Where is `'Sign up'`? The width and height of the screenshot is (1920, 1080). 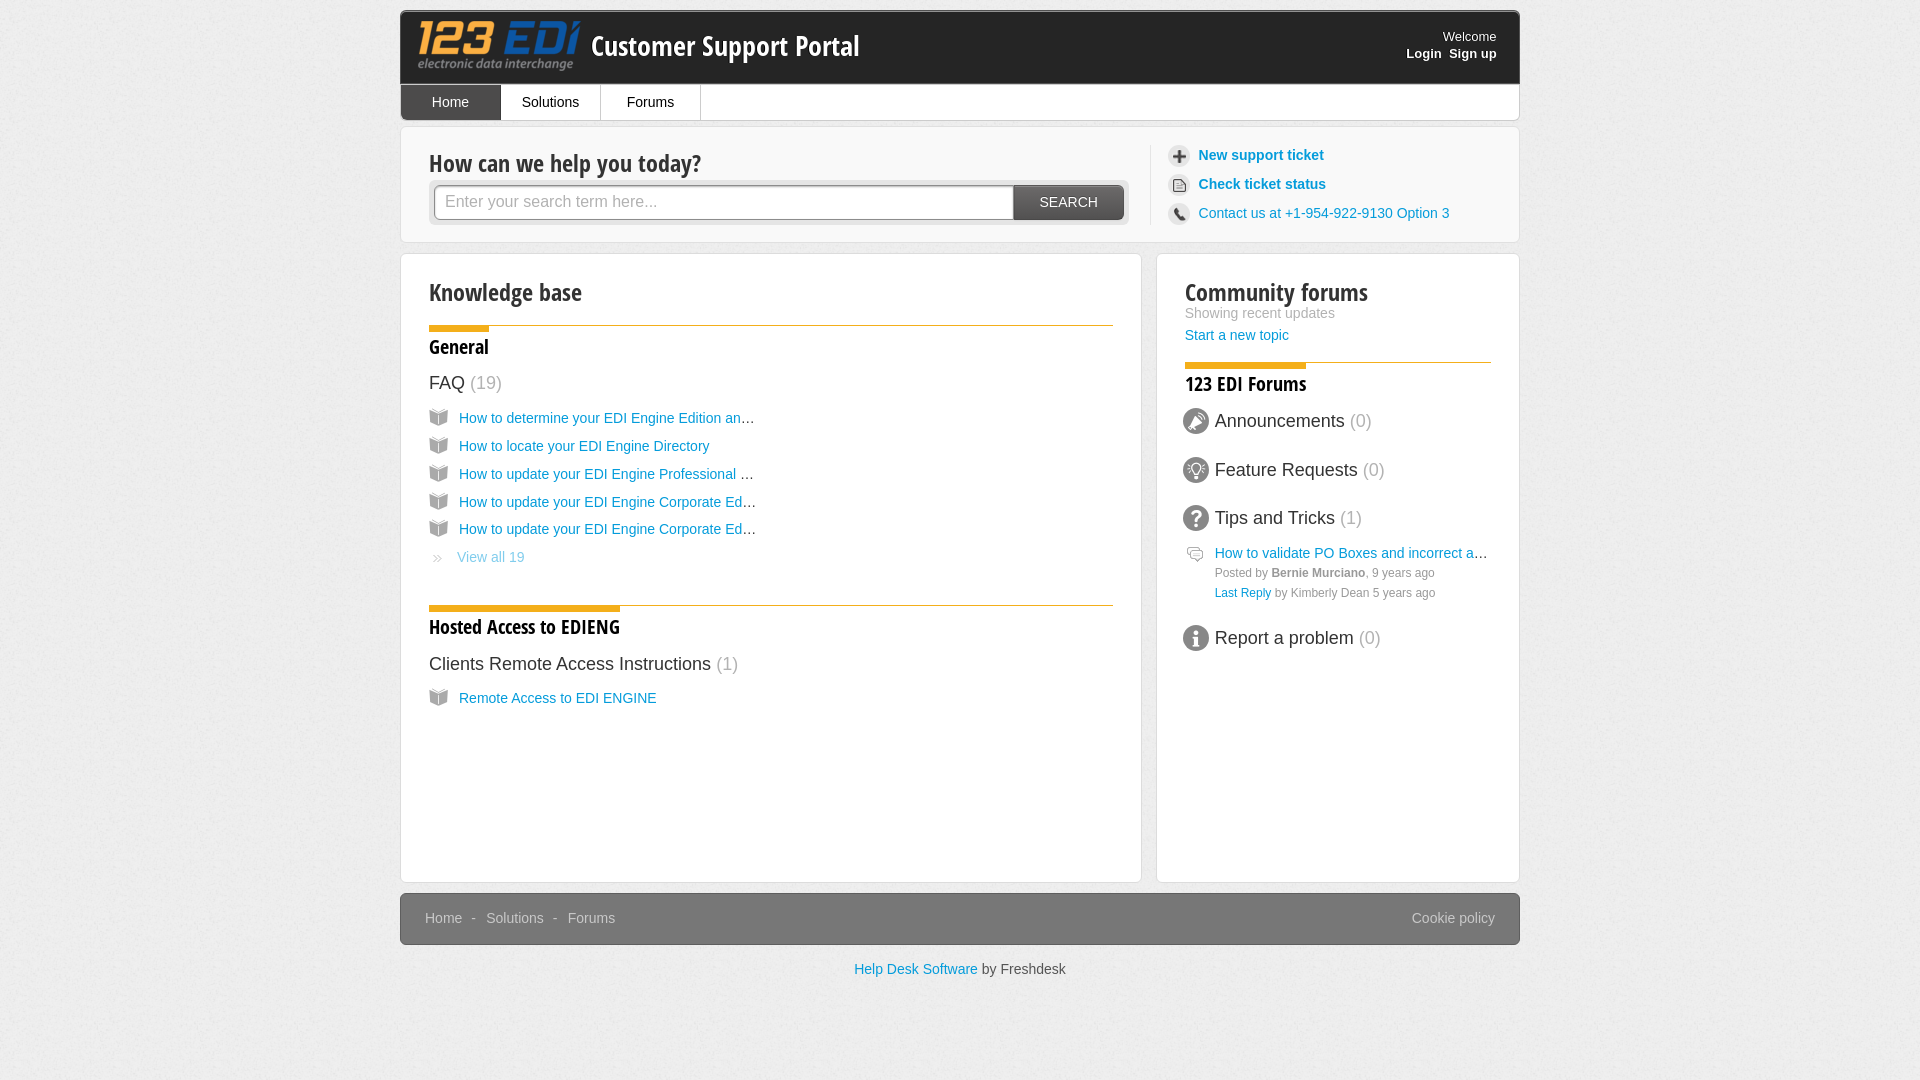
'Sign up' is located at coordinates (1473, 52).